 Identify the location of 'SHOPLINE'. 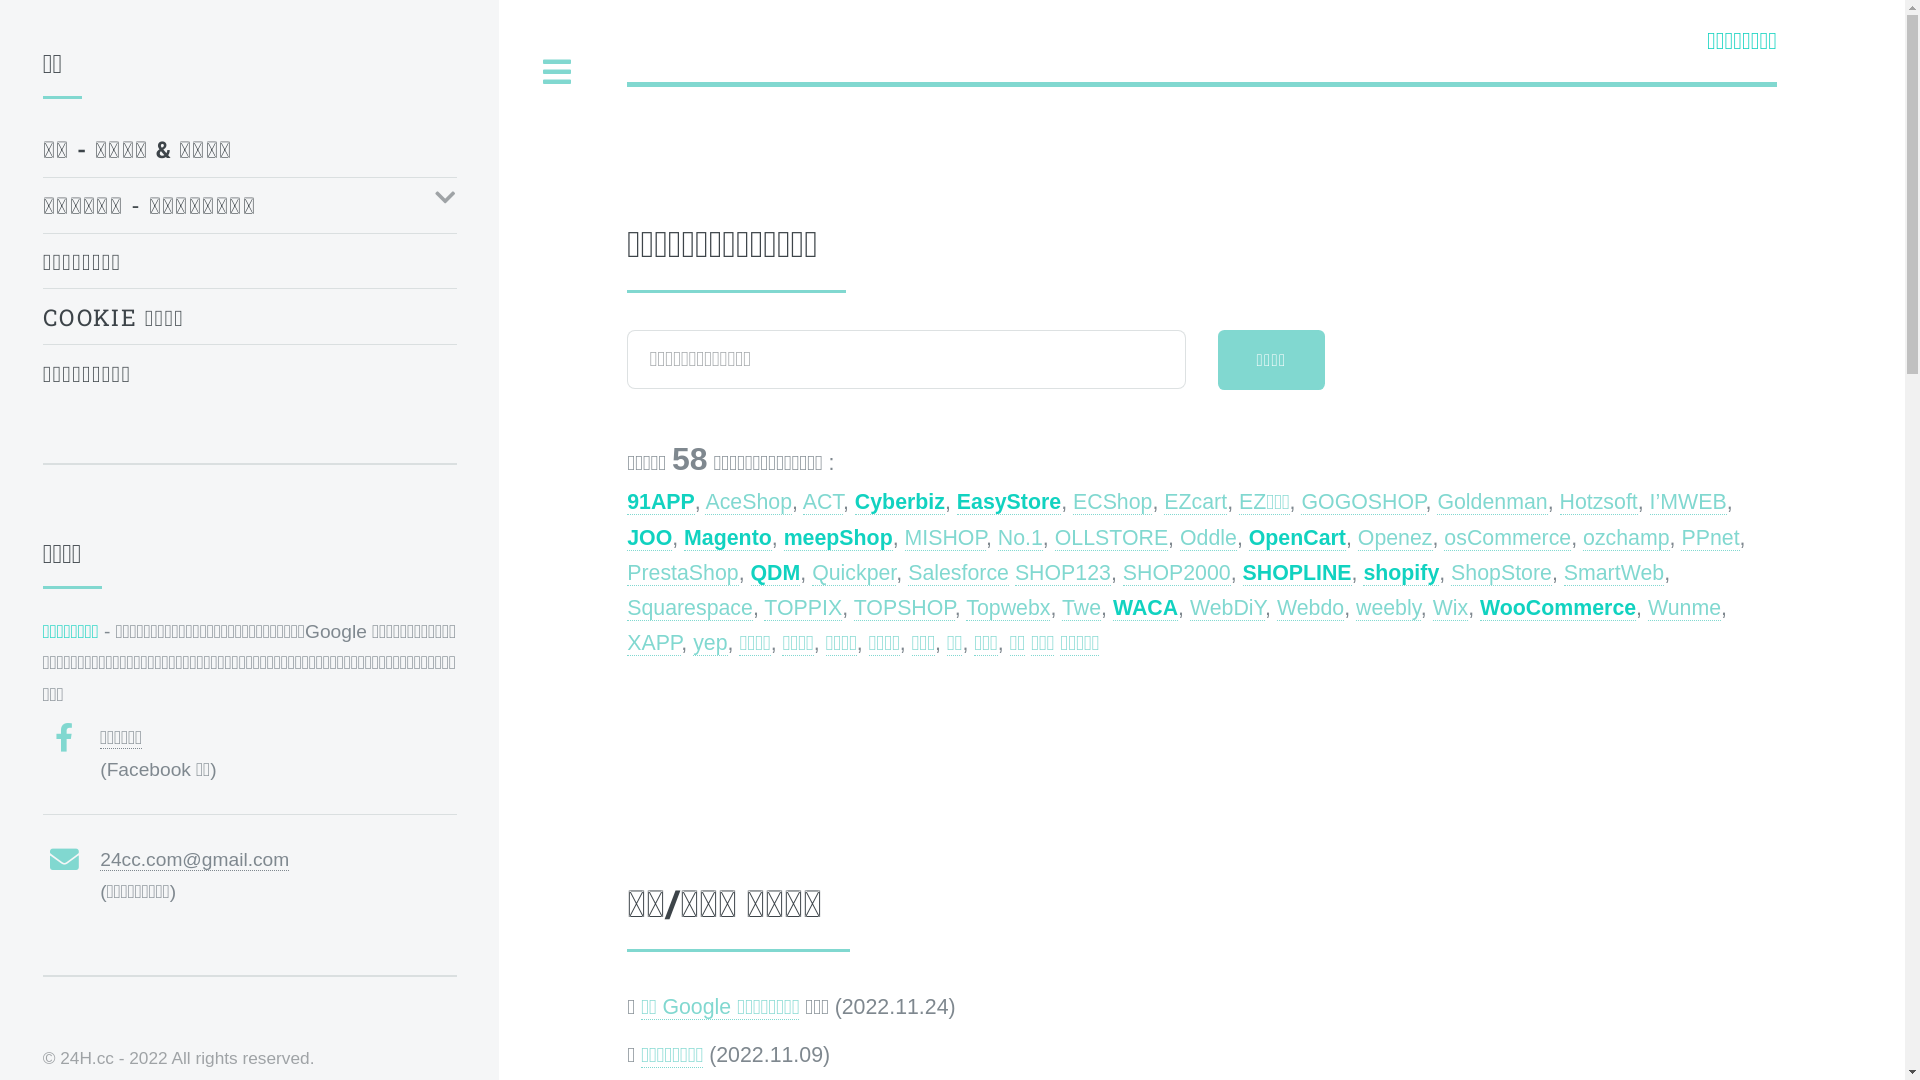
(1297, 573).